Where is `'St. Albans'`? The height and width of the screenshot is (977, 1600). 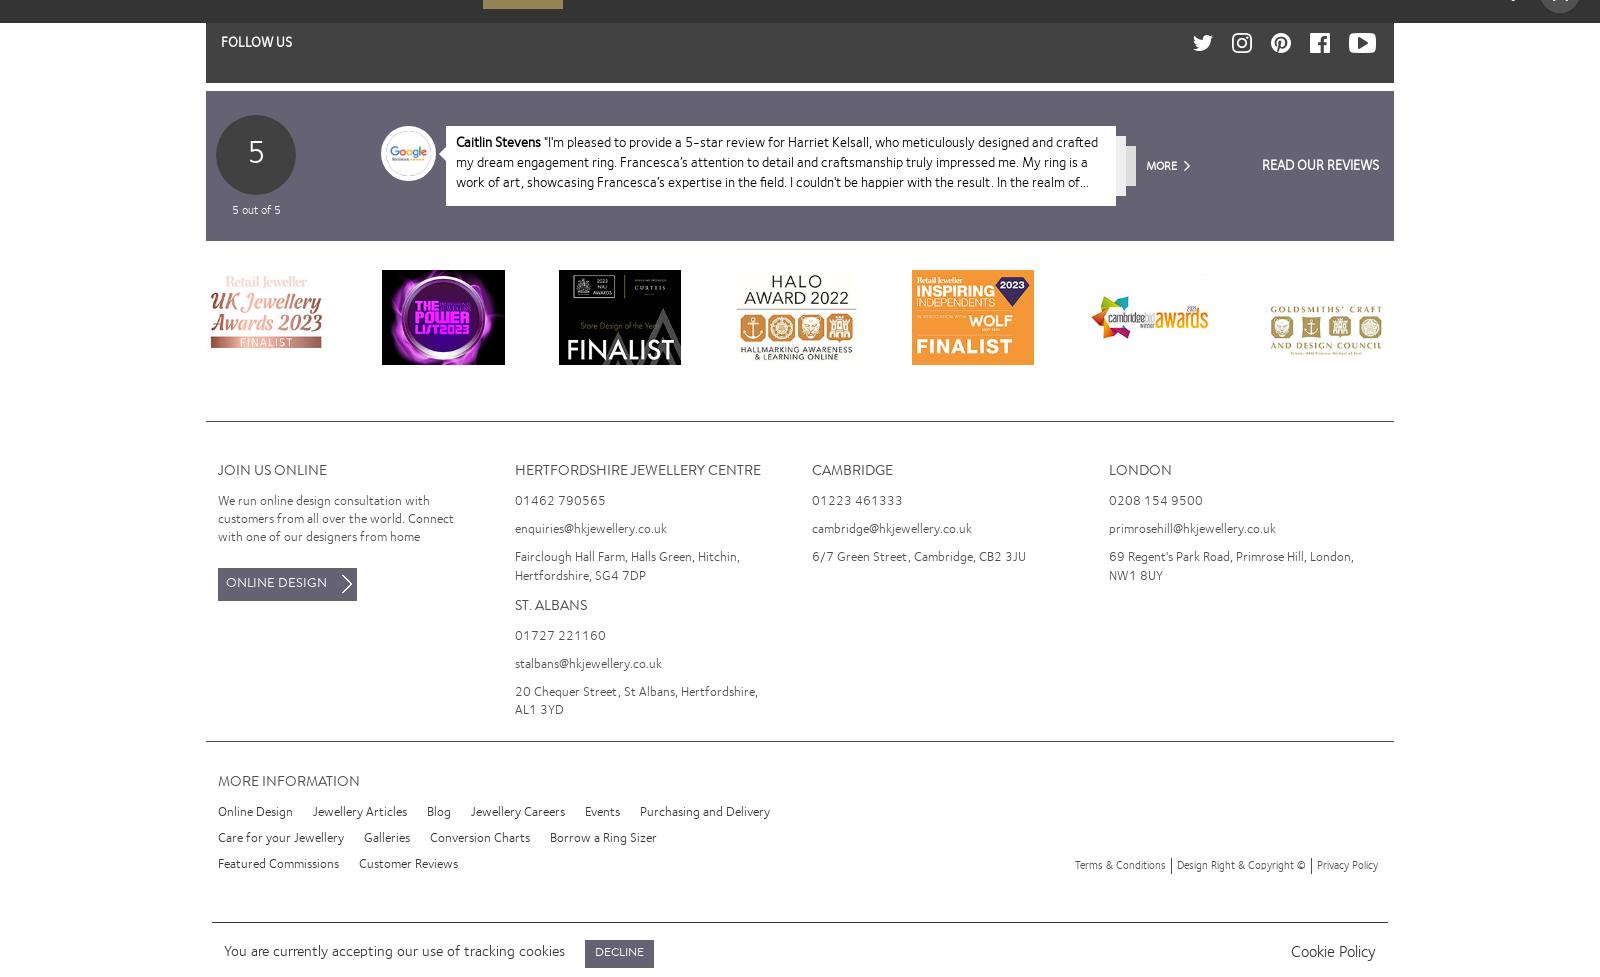 'St. Albans' is located at coordinates (549, 605).